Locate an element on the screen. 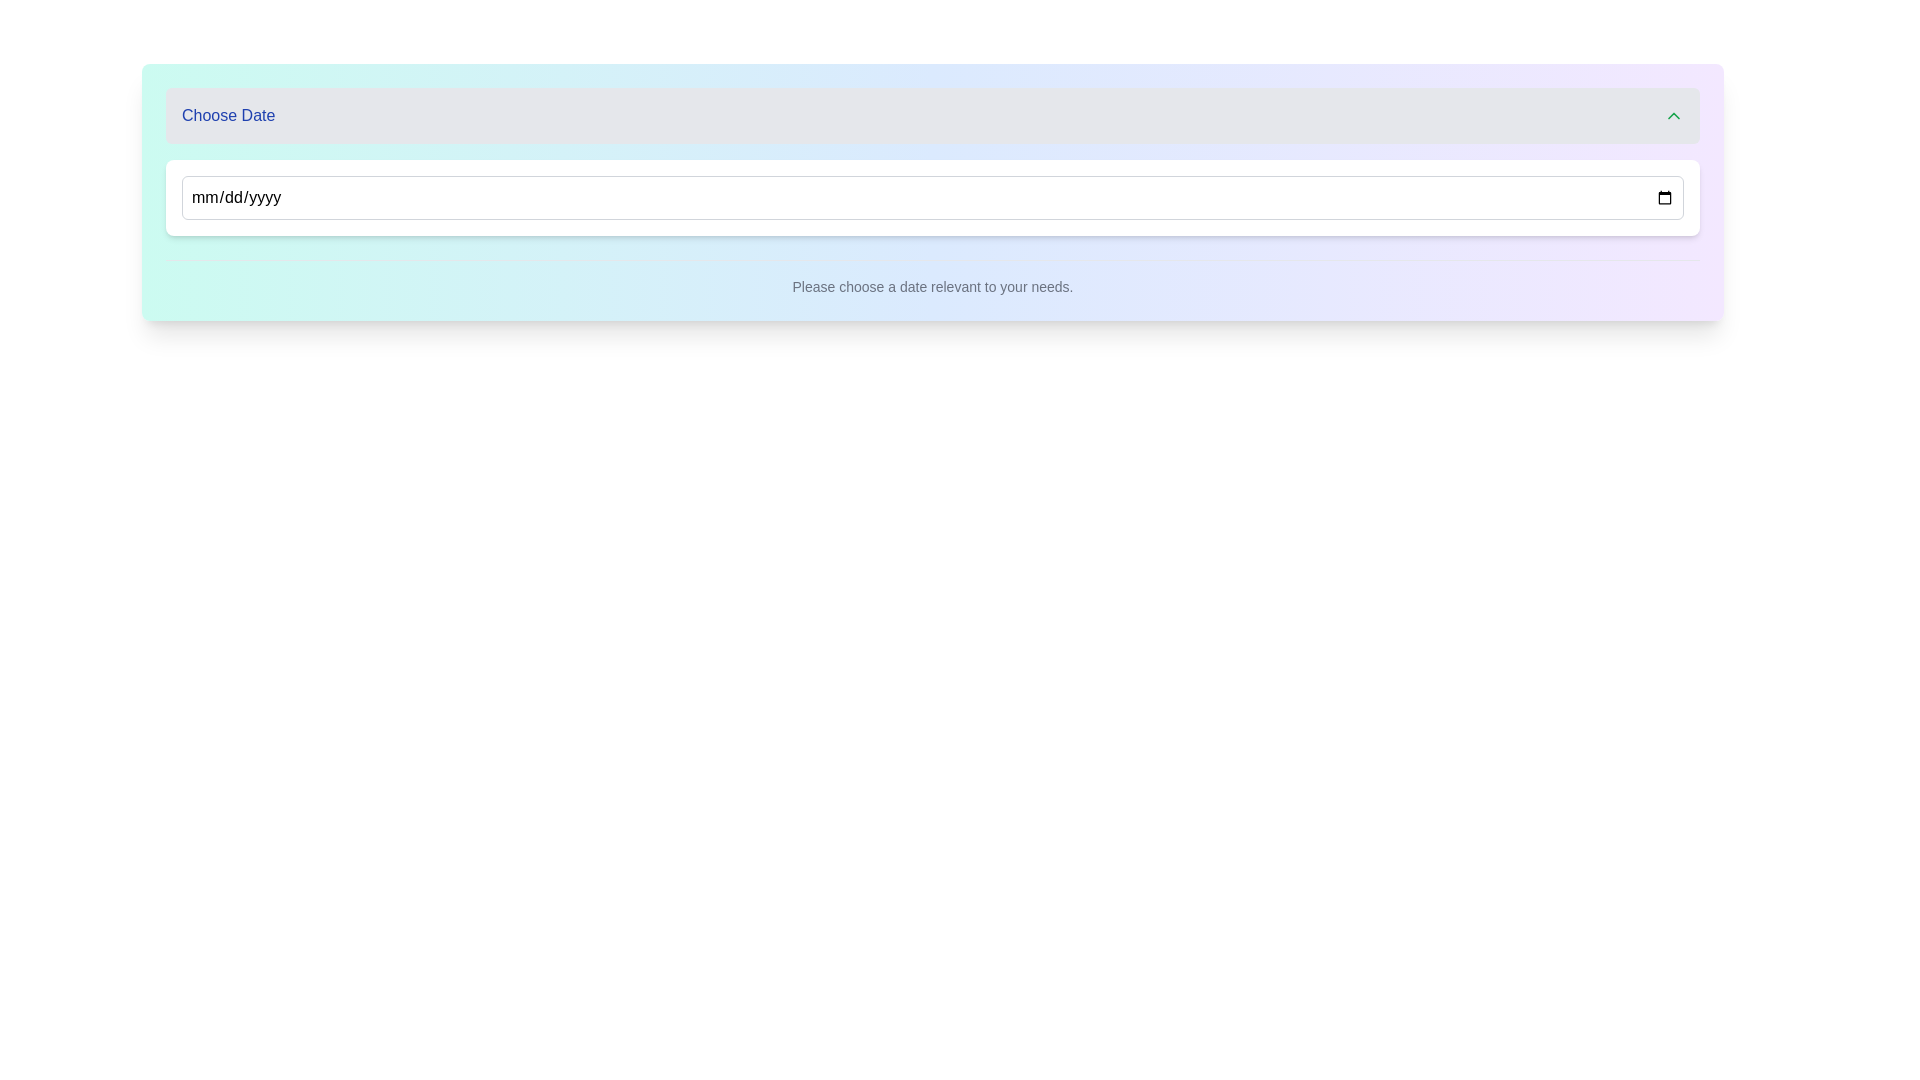  the upward-pointing chevron-shaped button in green color located at the rightmost side of the header bar within the 'Choose Date' section is located at coordinates (1674, 115).